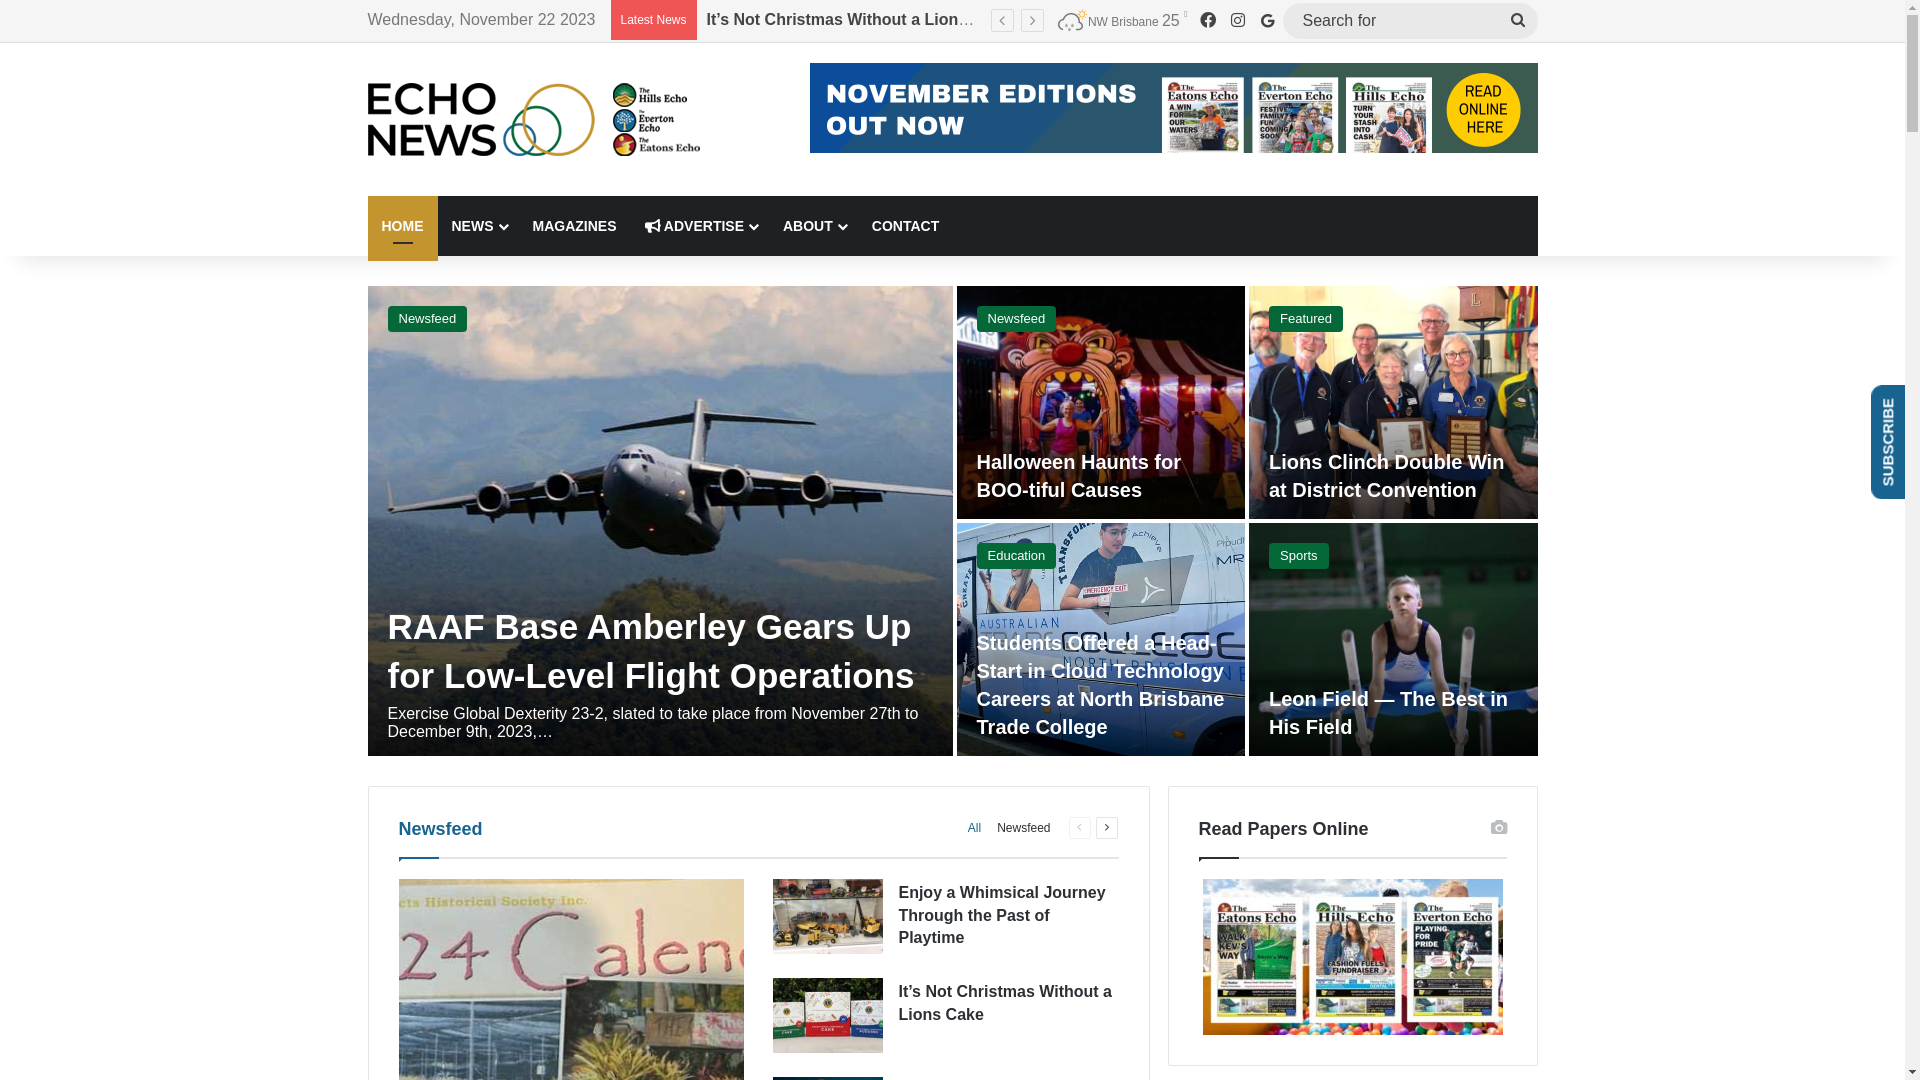  What do you see at coordinates (1236, 20) in the screenshot?
I see `'Instagram'` at bounding box center [1236, 20].